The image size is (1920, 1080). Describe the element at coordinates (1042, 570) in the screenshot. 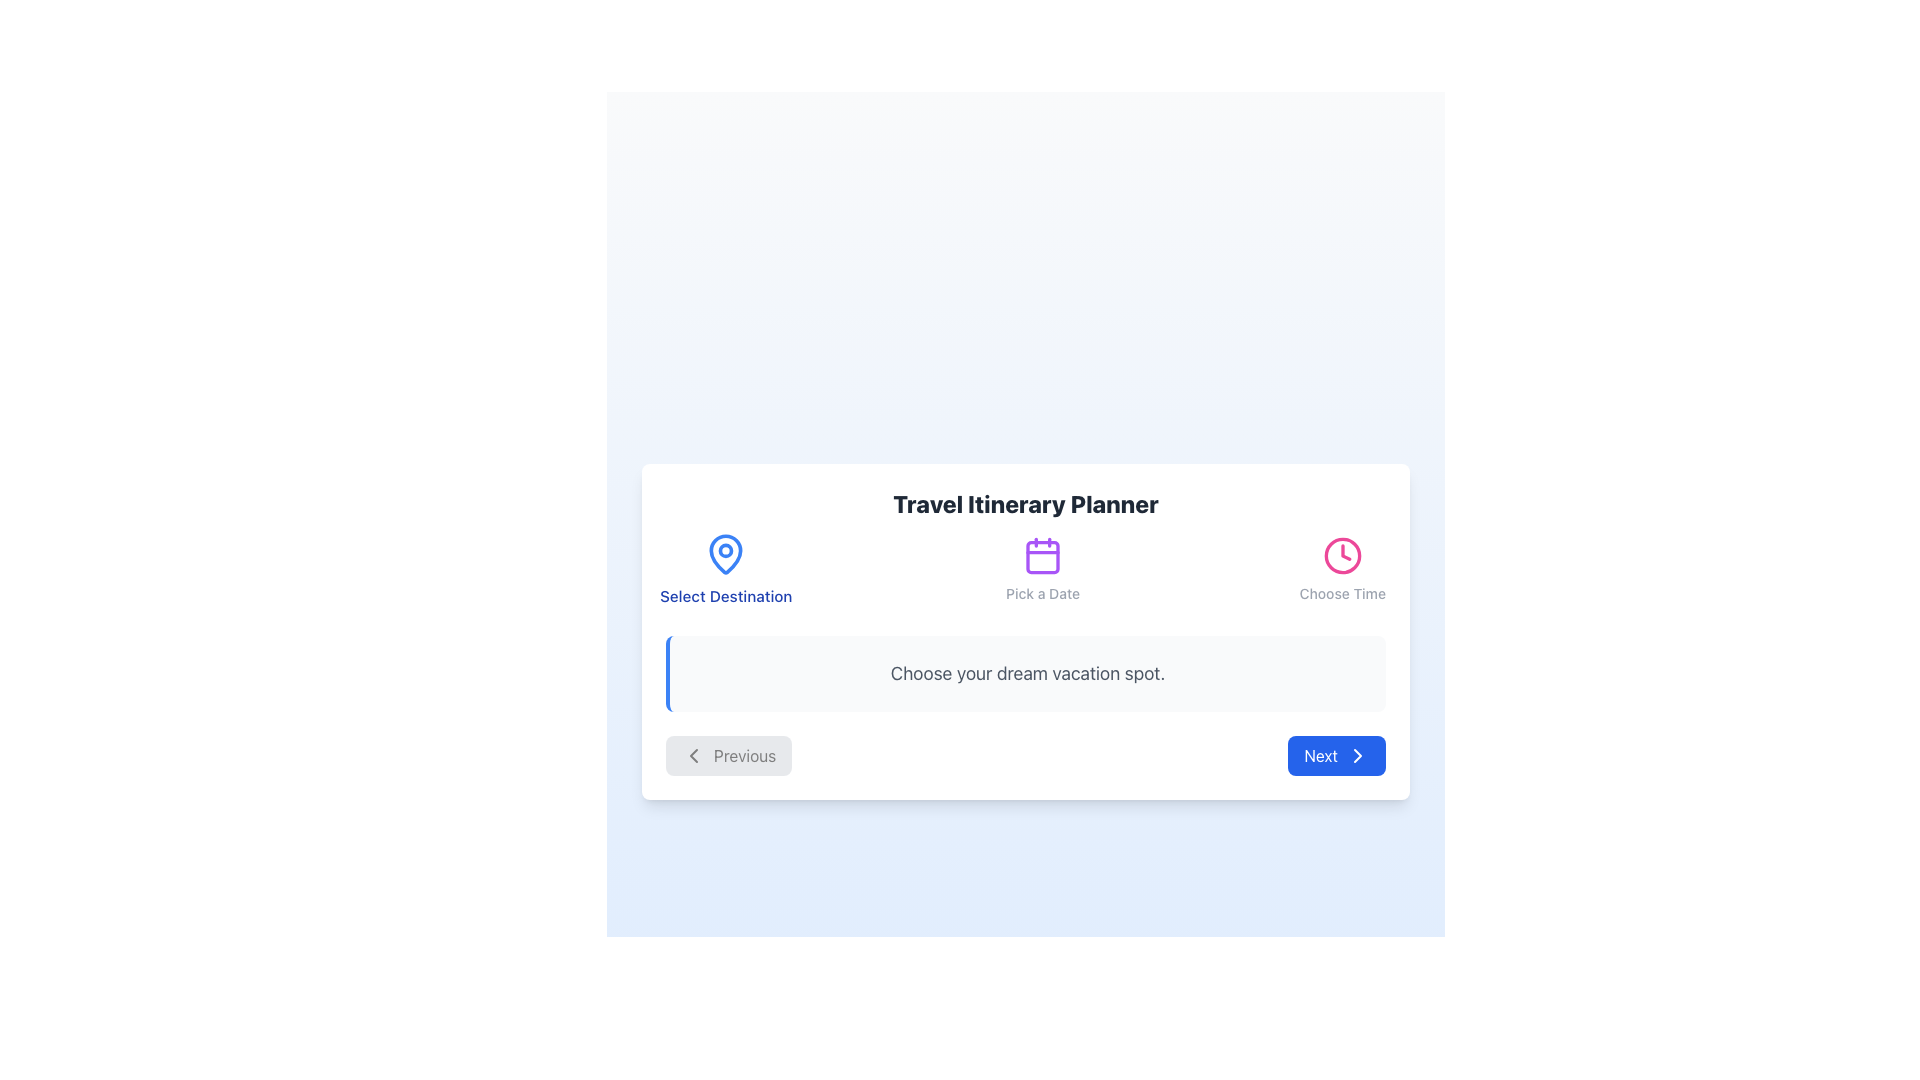

I see `the date selection label, which is centrally located between the 'Select Destination' and 'Choose Time' options in the itinerary planning interface` at that location.